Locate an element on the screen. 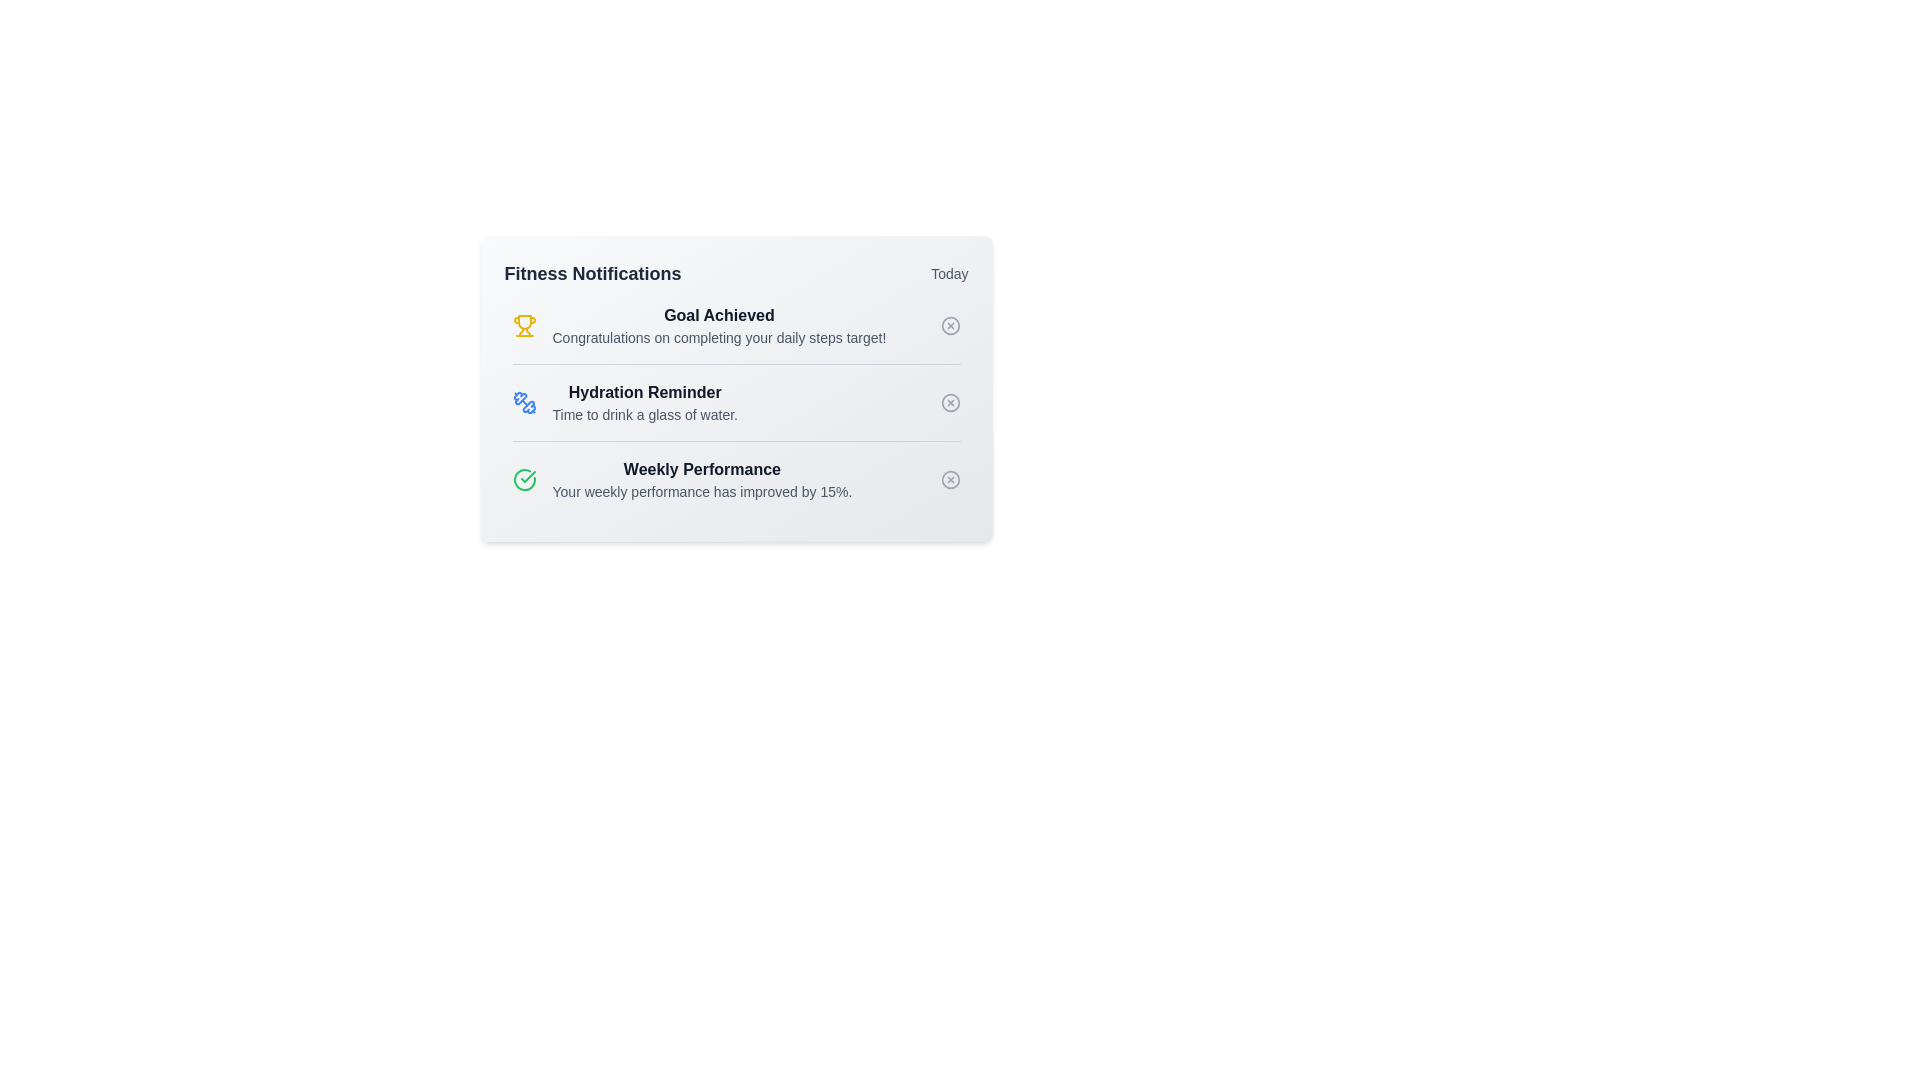 Image resolution: width=1920 pixels, height=1080 pixels. the Notification item that congratulates the user for achieving their daily steps goal, located at the upper part of the notification panel, between 'Fitness Notifications' and 'Hydration Reminder' is located at coordinates (699, 325).